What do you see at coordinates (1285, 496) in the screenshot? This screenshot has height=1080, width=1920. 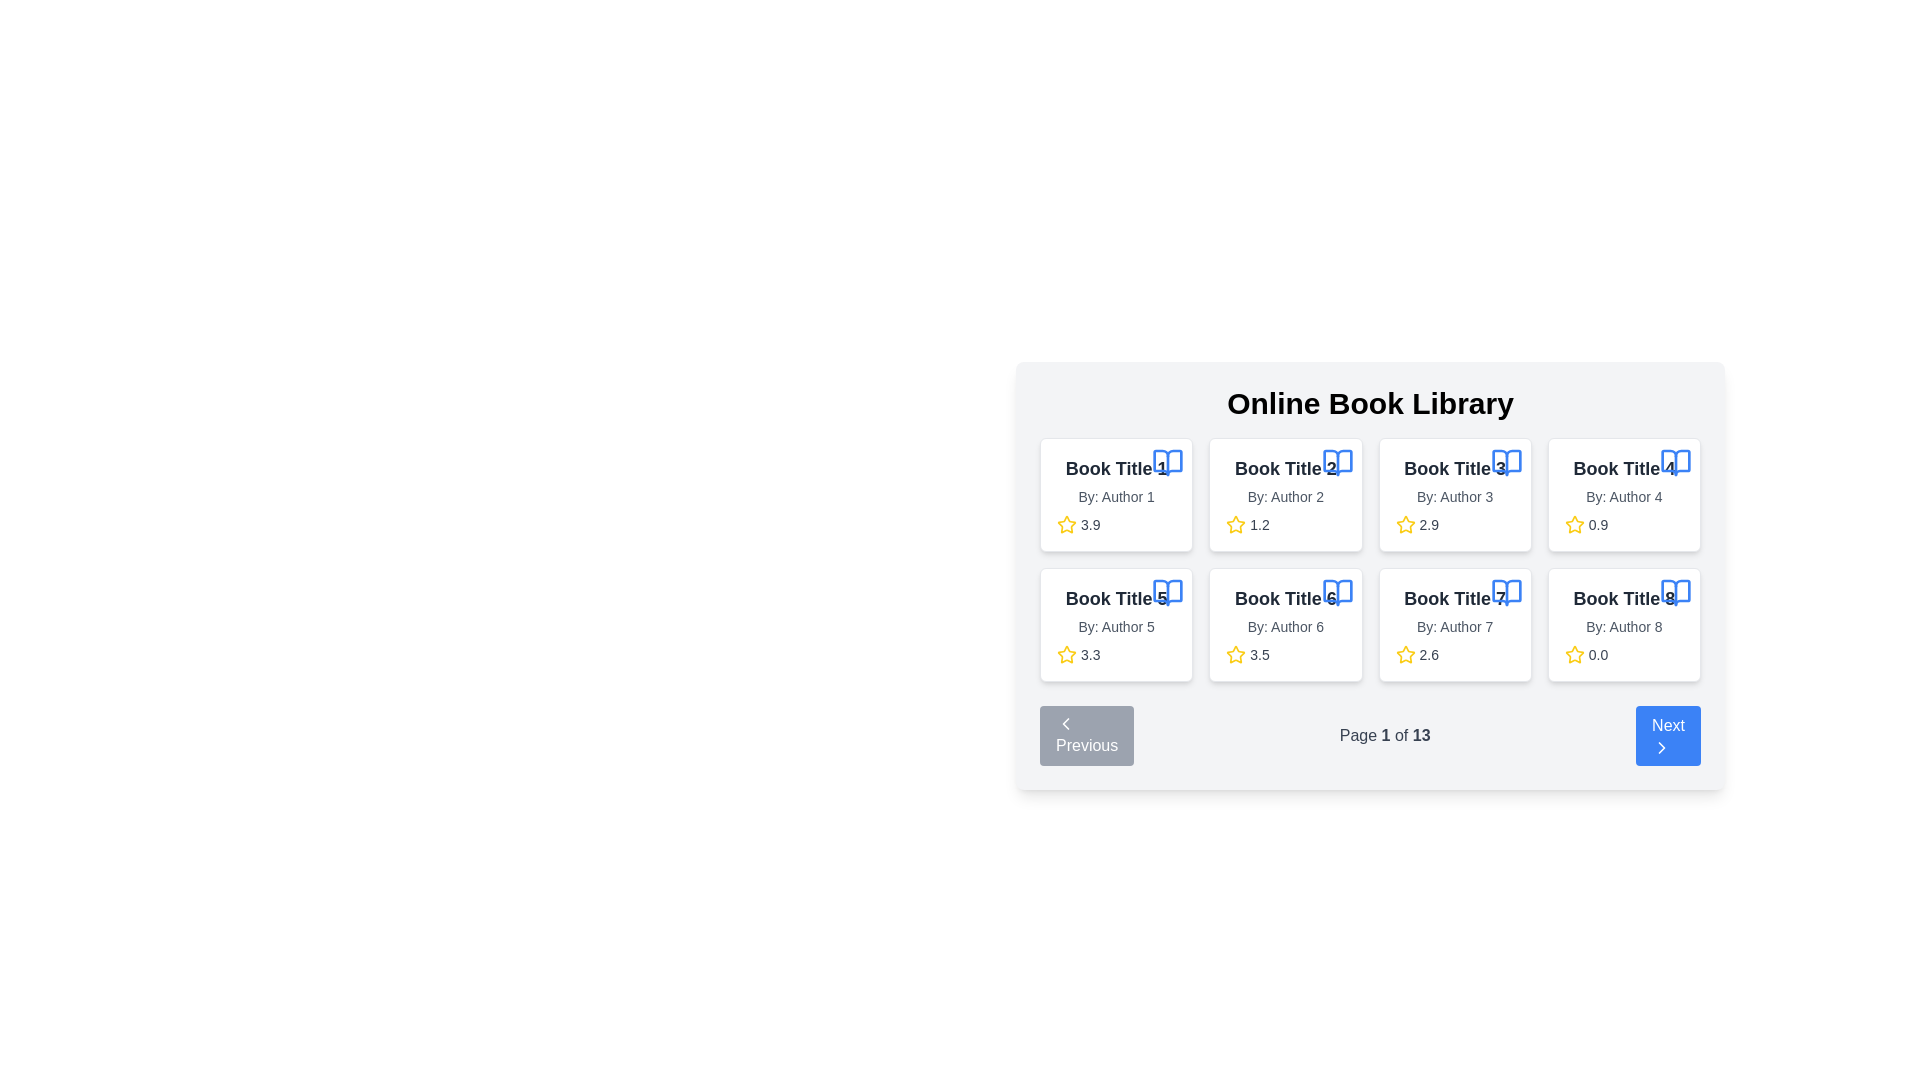 I see `the text label indicating the author of 'Book Title 2', which is the second textual component within the book card` at bounding box center [1285, 496].